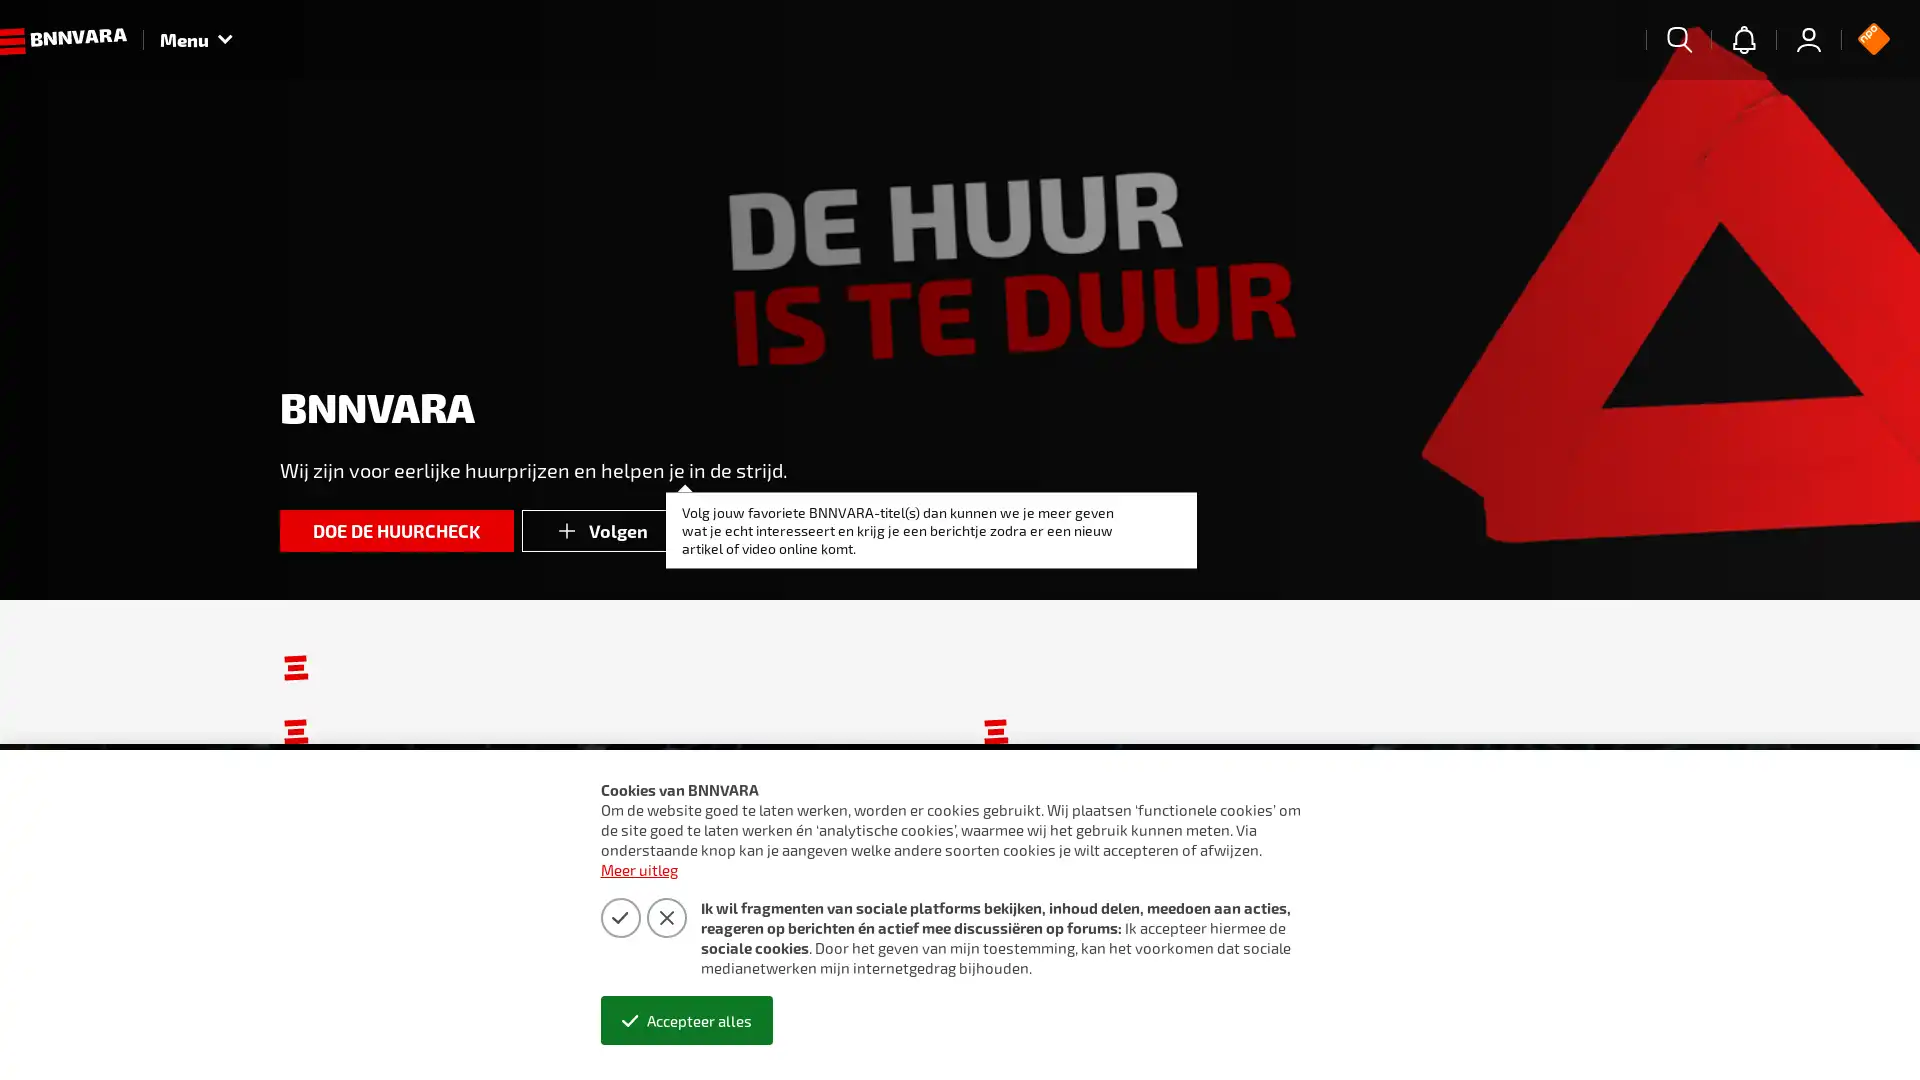 The image size is (1920, 1080). Describe the element at coordinates (686, 1020) in the screenshot. I see `Accepteer alles` at that location.